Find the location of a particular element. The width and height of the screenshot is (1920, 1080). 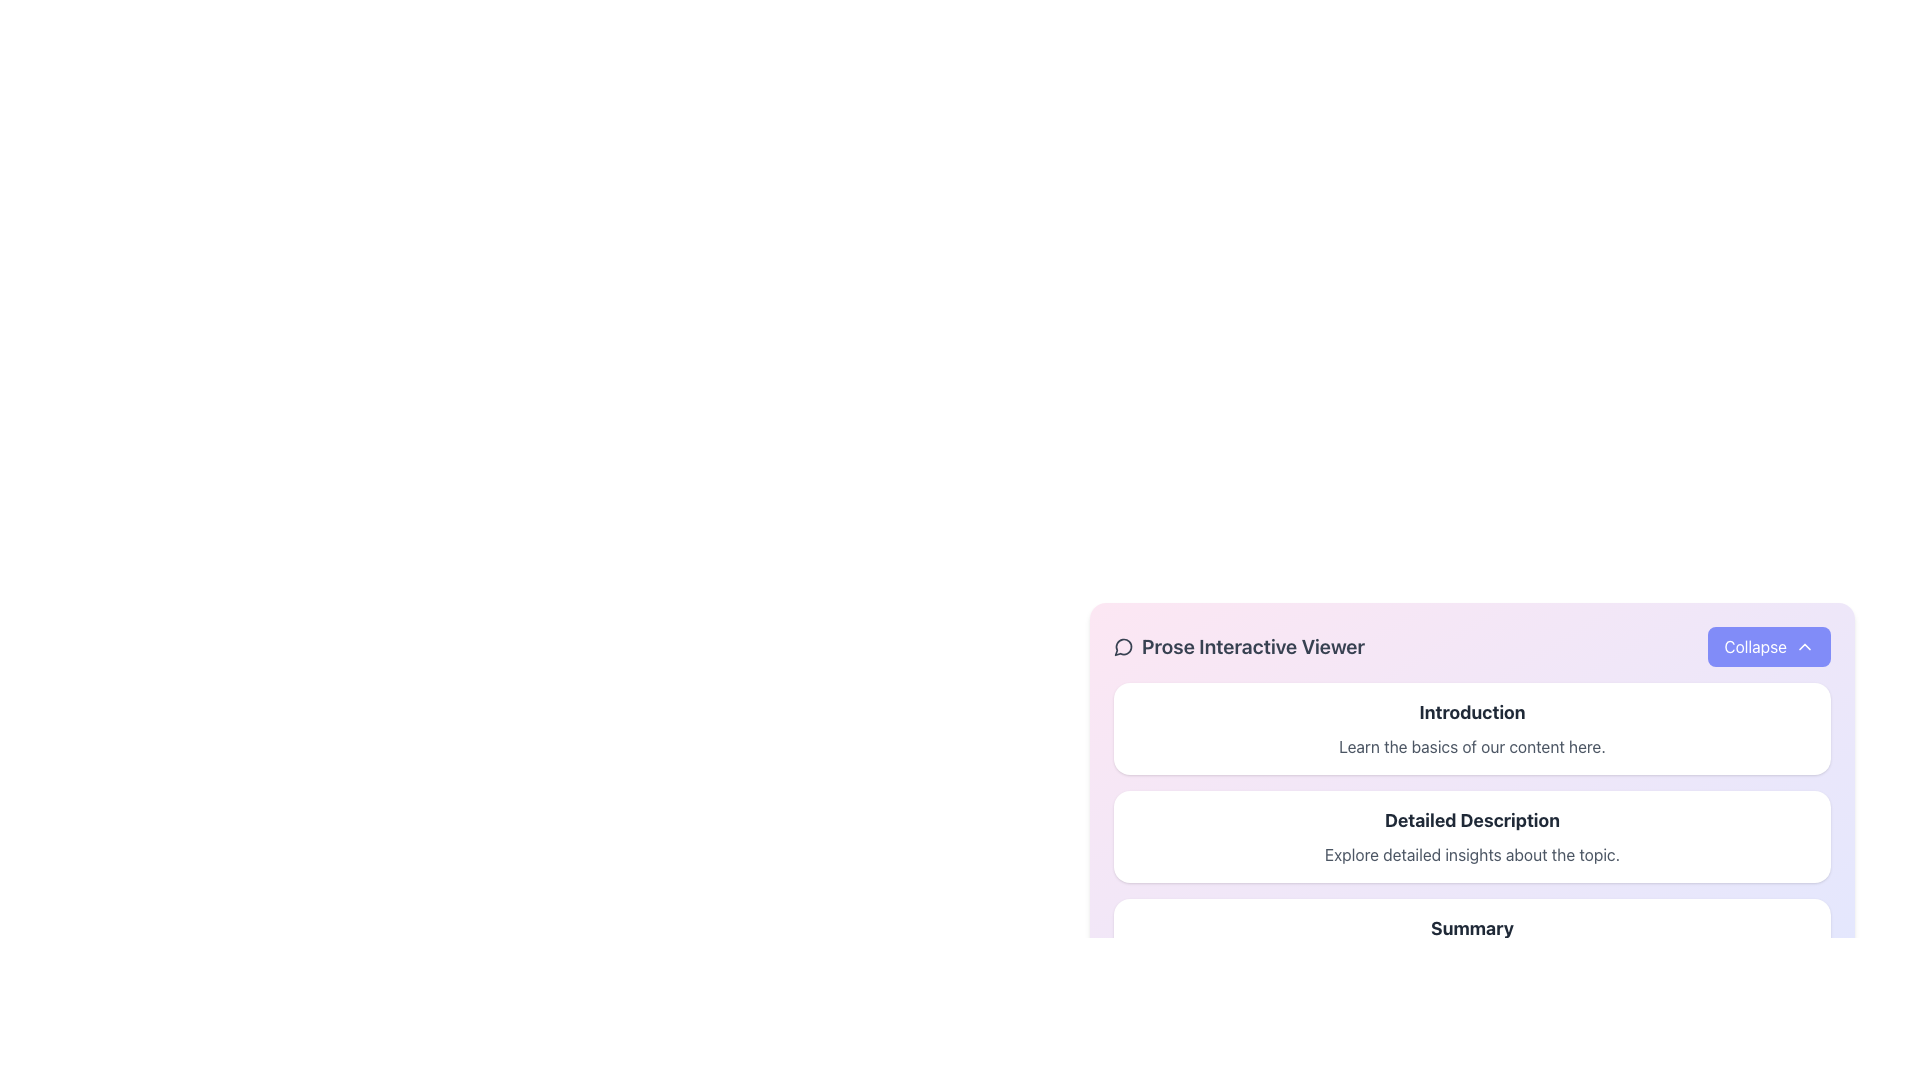

text of the header or title located at the top of the 'Summary' box, which indicates the content or topic of the section is located at coordinates (1472, 929).